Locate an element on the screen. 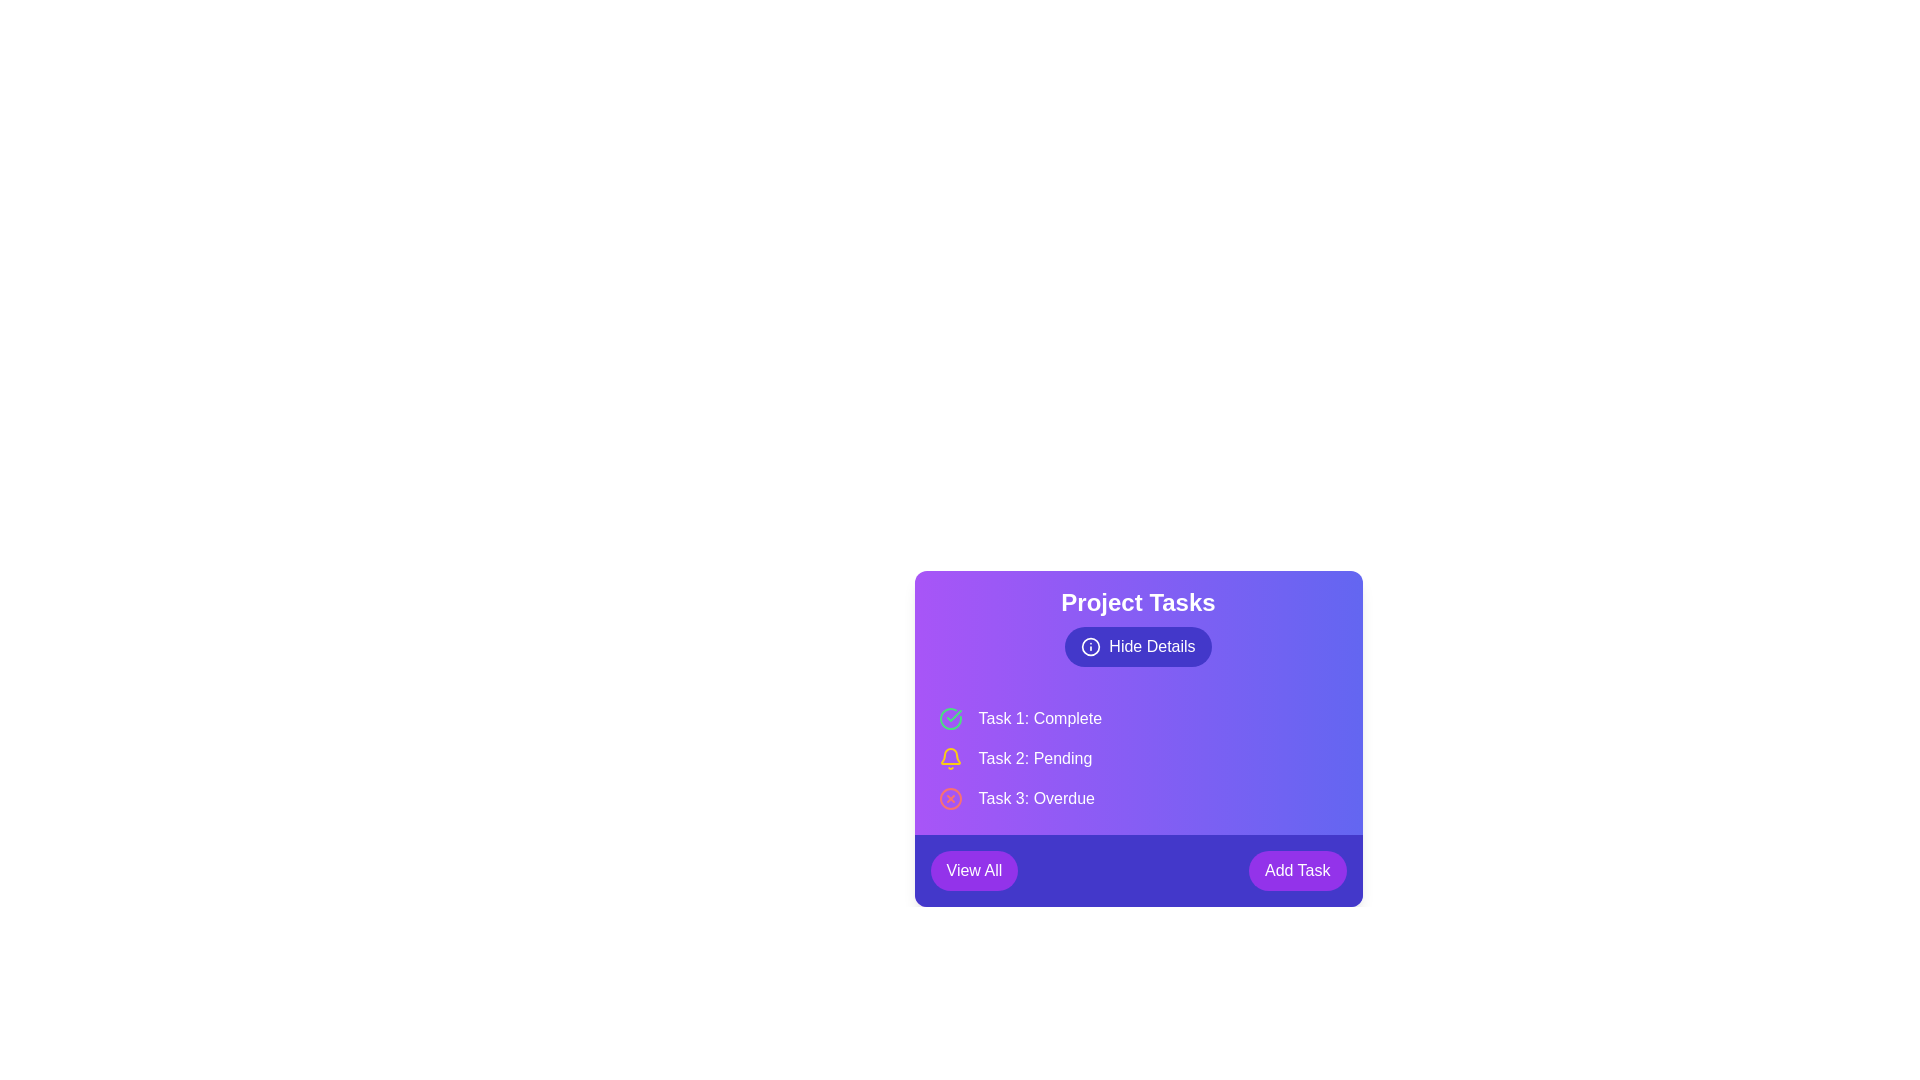 This screenshot has height=1080, width=1920. the icon representing 'Task 2: Pending', which is located in the second position within the vertically-arranged set of task icons is located at coordinates (949, 759).